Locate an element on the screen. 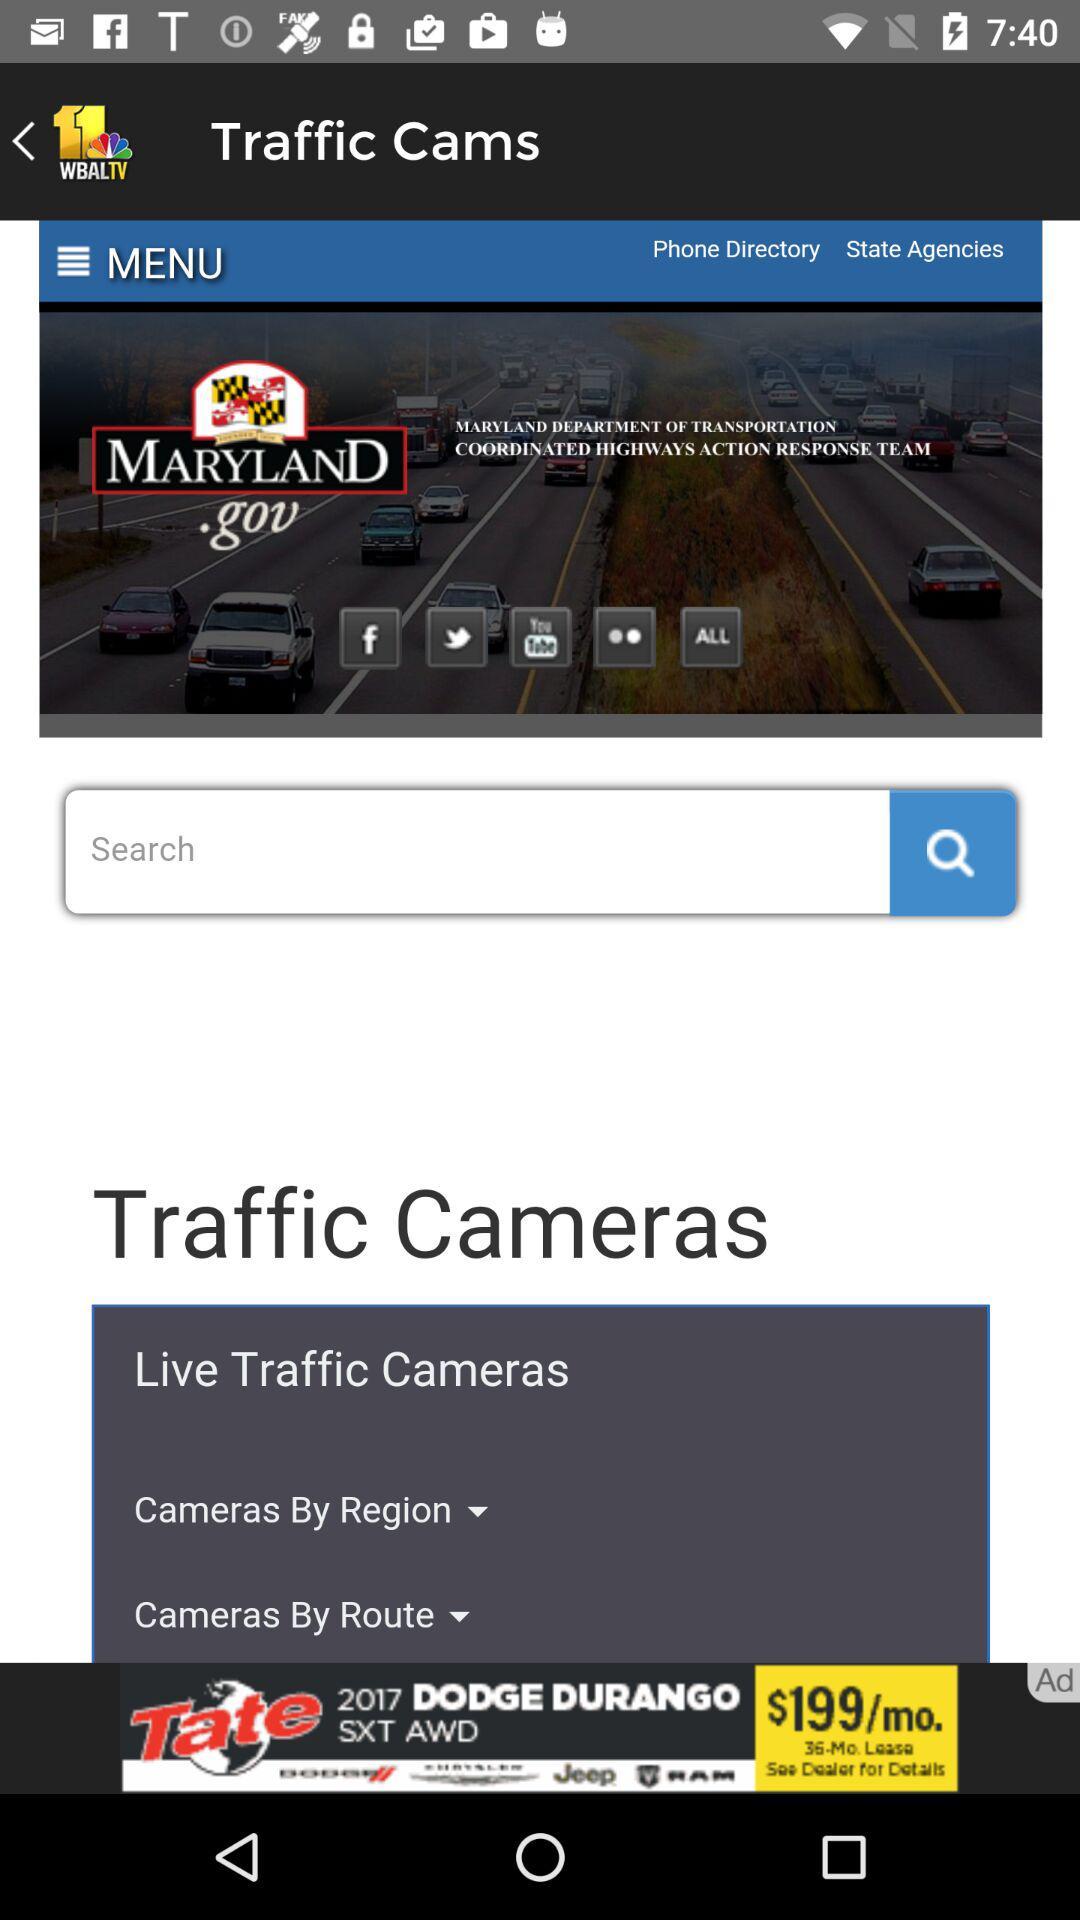 Image resolution: width=1080 pixels, height=1920 pixels. open advertisement is located at coordinates (540, 1727).